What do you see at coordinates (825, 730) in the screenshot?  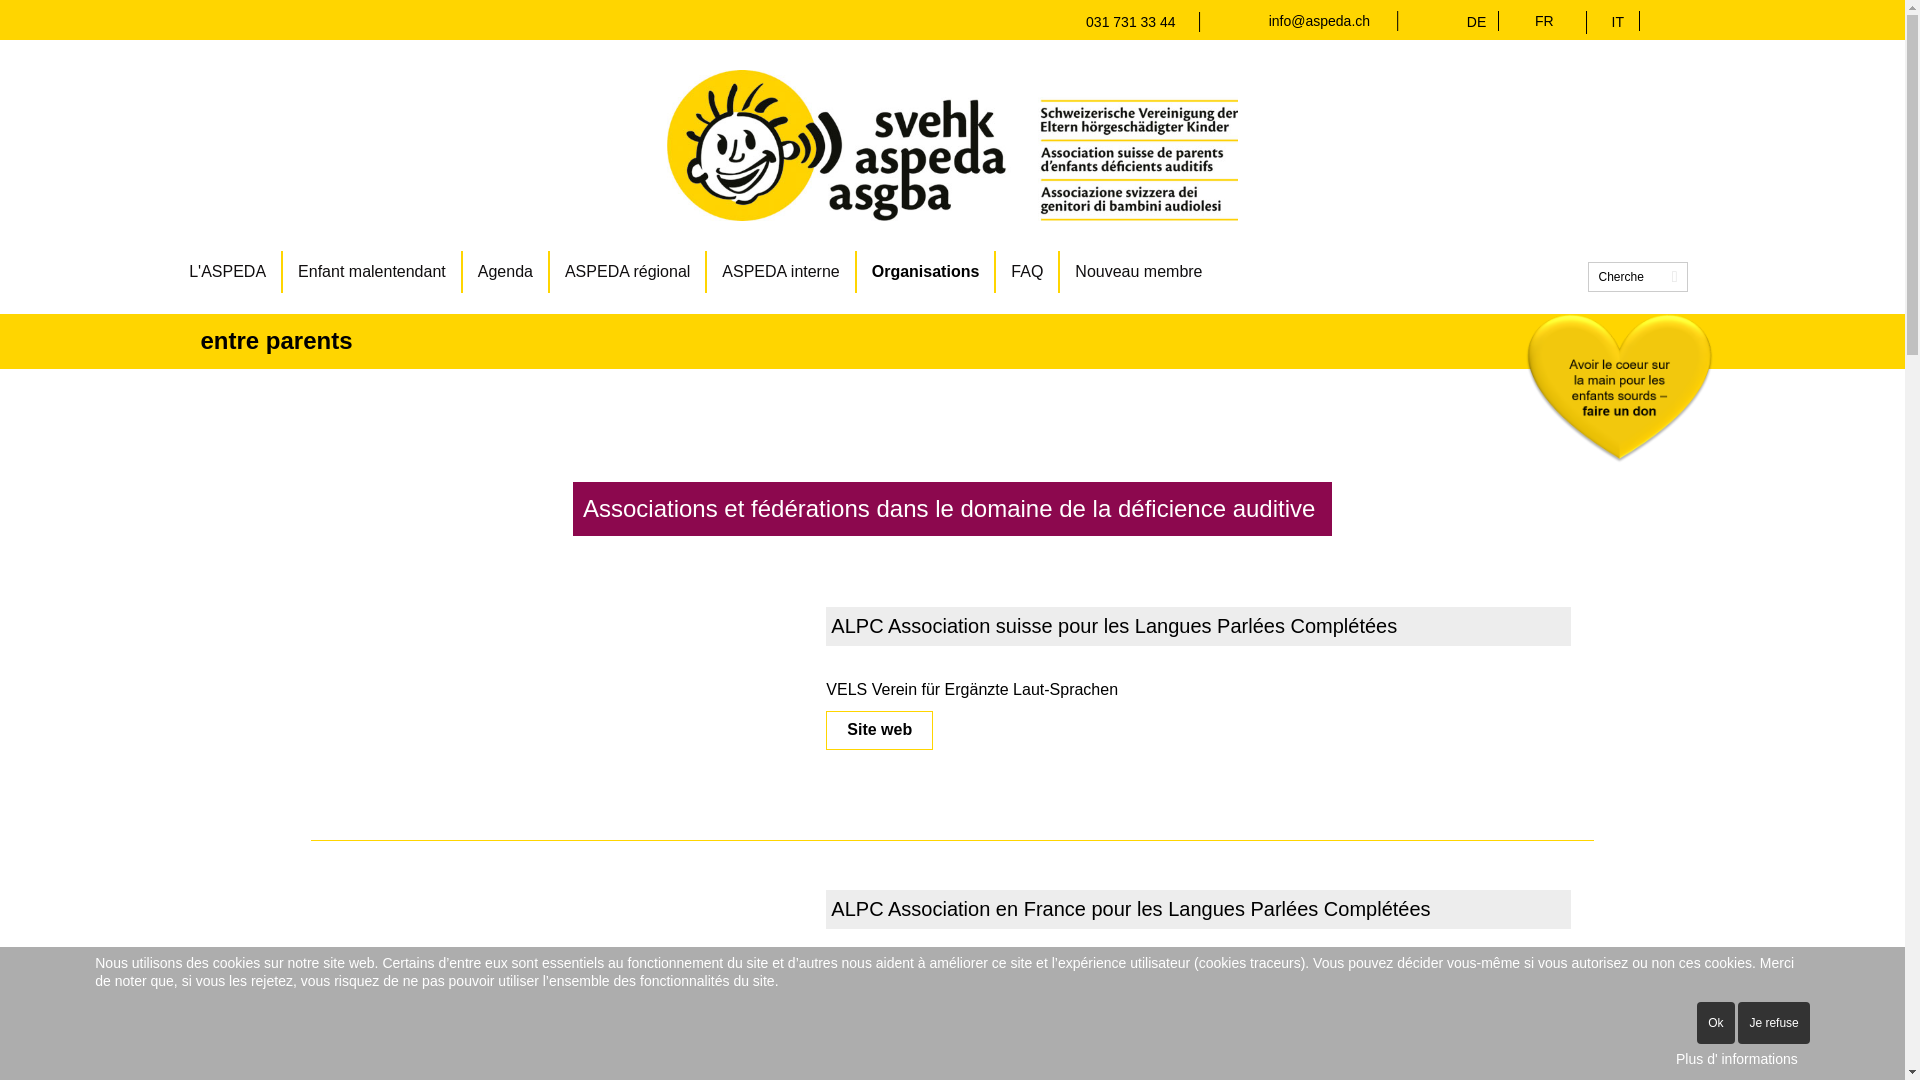 I see `'Site web'` at bounding box center [825, 730].